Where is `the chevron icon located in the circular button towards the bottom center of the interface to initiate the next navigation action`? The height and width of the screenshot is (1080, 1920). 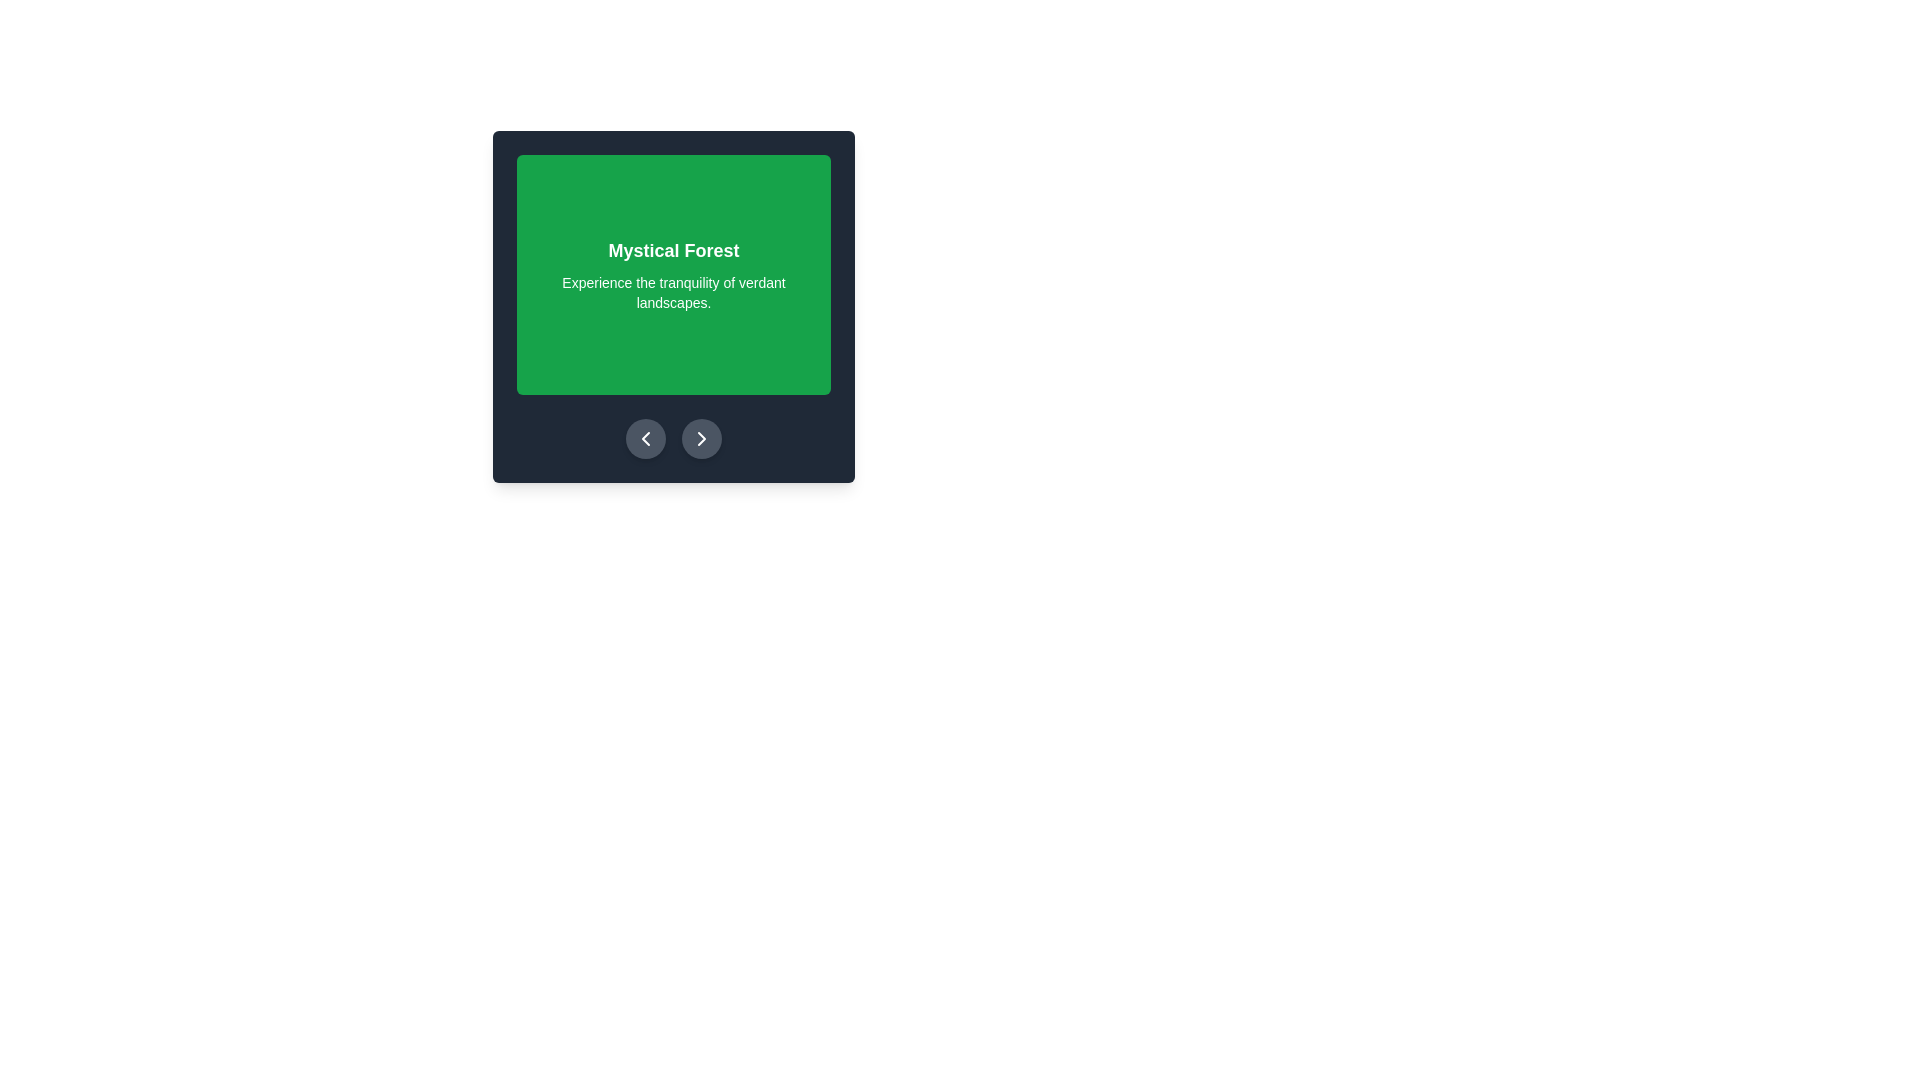
the chevron icon located in the circular button towards the bottom center of the interface to initiate the next navigation action is located at coordinates (701, 438).